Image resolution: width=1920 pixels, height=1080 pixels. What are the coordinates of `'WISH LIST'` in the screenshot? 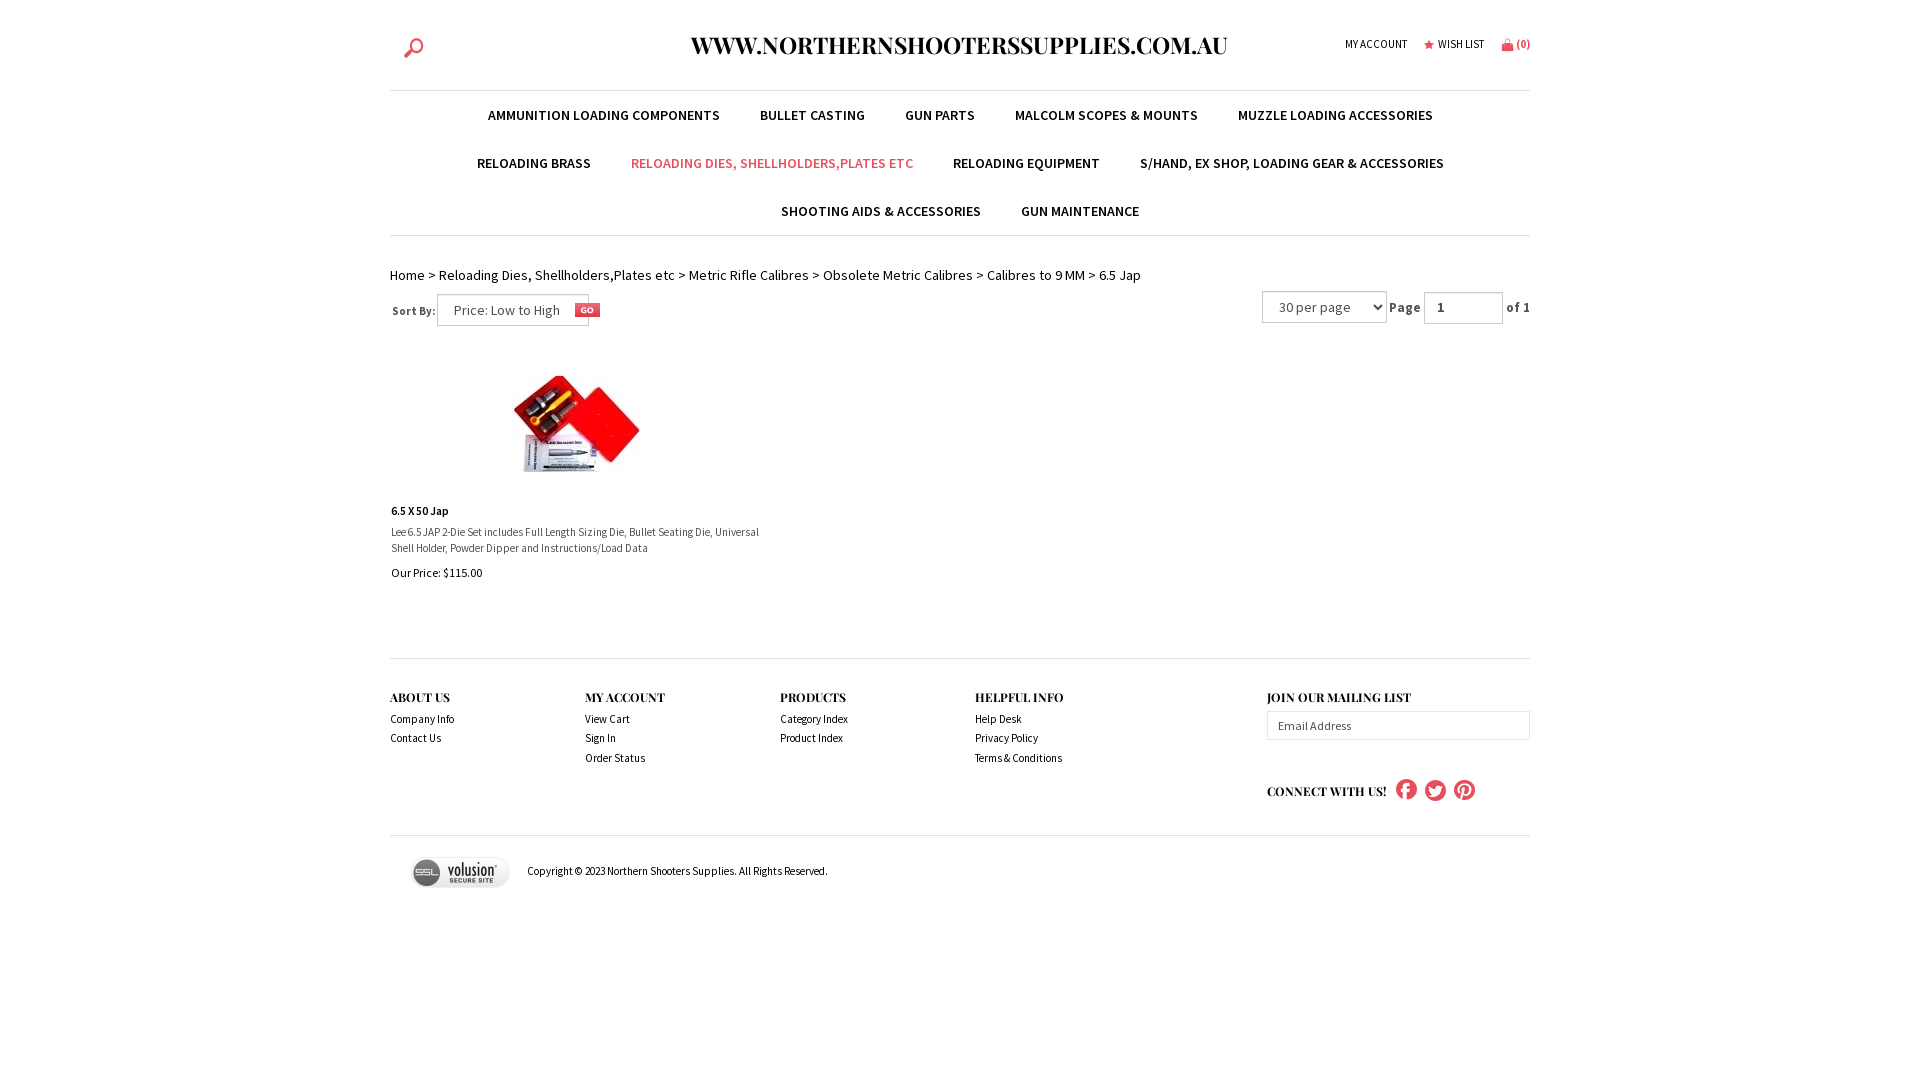 It's located at (1454, 45).